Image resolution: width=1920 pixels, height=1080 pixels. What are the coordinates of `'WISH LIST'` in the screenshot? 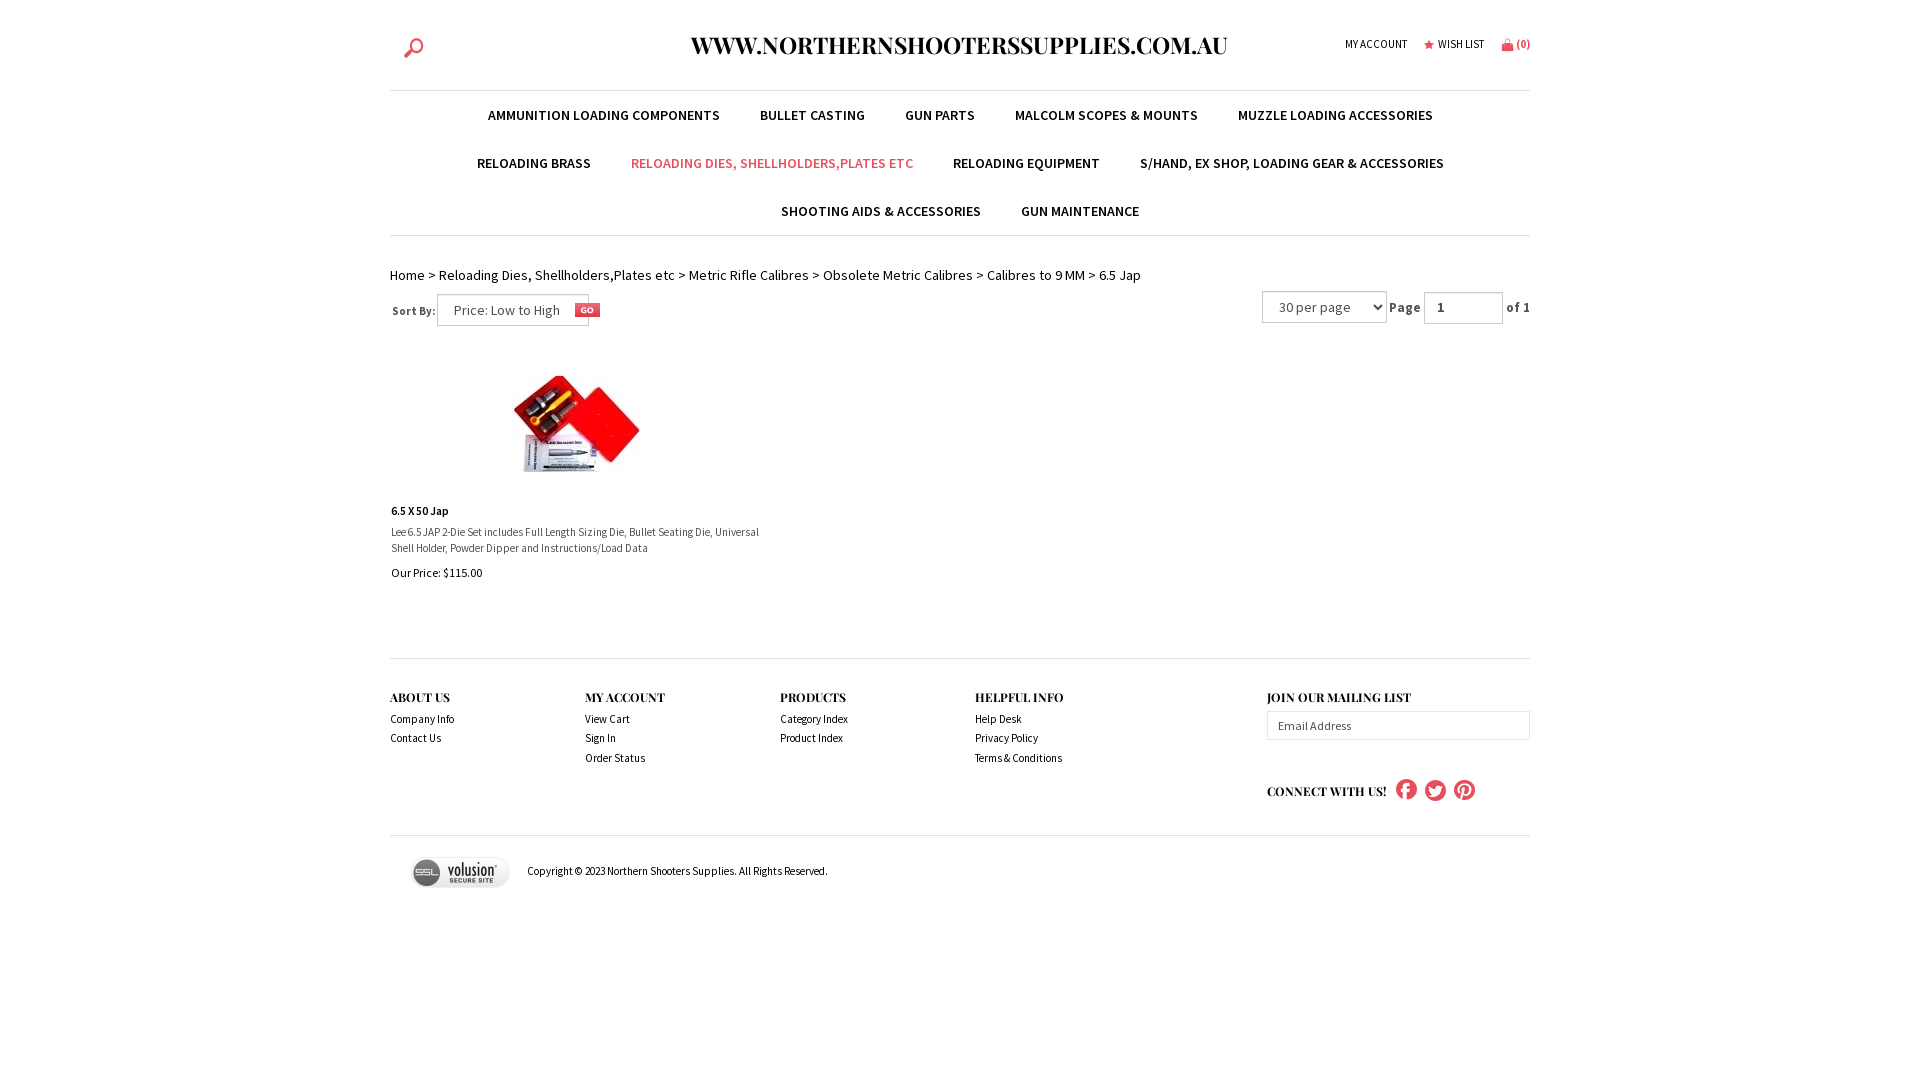 It's located at (1454, 45).